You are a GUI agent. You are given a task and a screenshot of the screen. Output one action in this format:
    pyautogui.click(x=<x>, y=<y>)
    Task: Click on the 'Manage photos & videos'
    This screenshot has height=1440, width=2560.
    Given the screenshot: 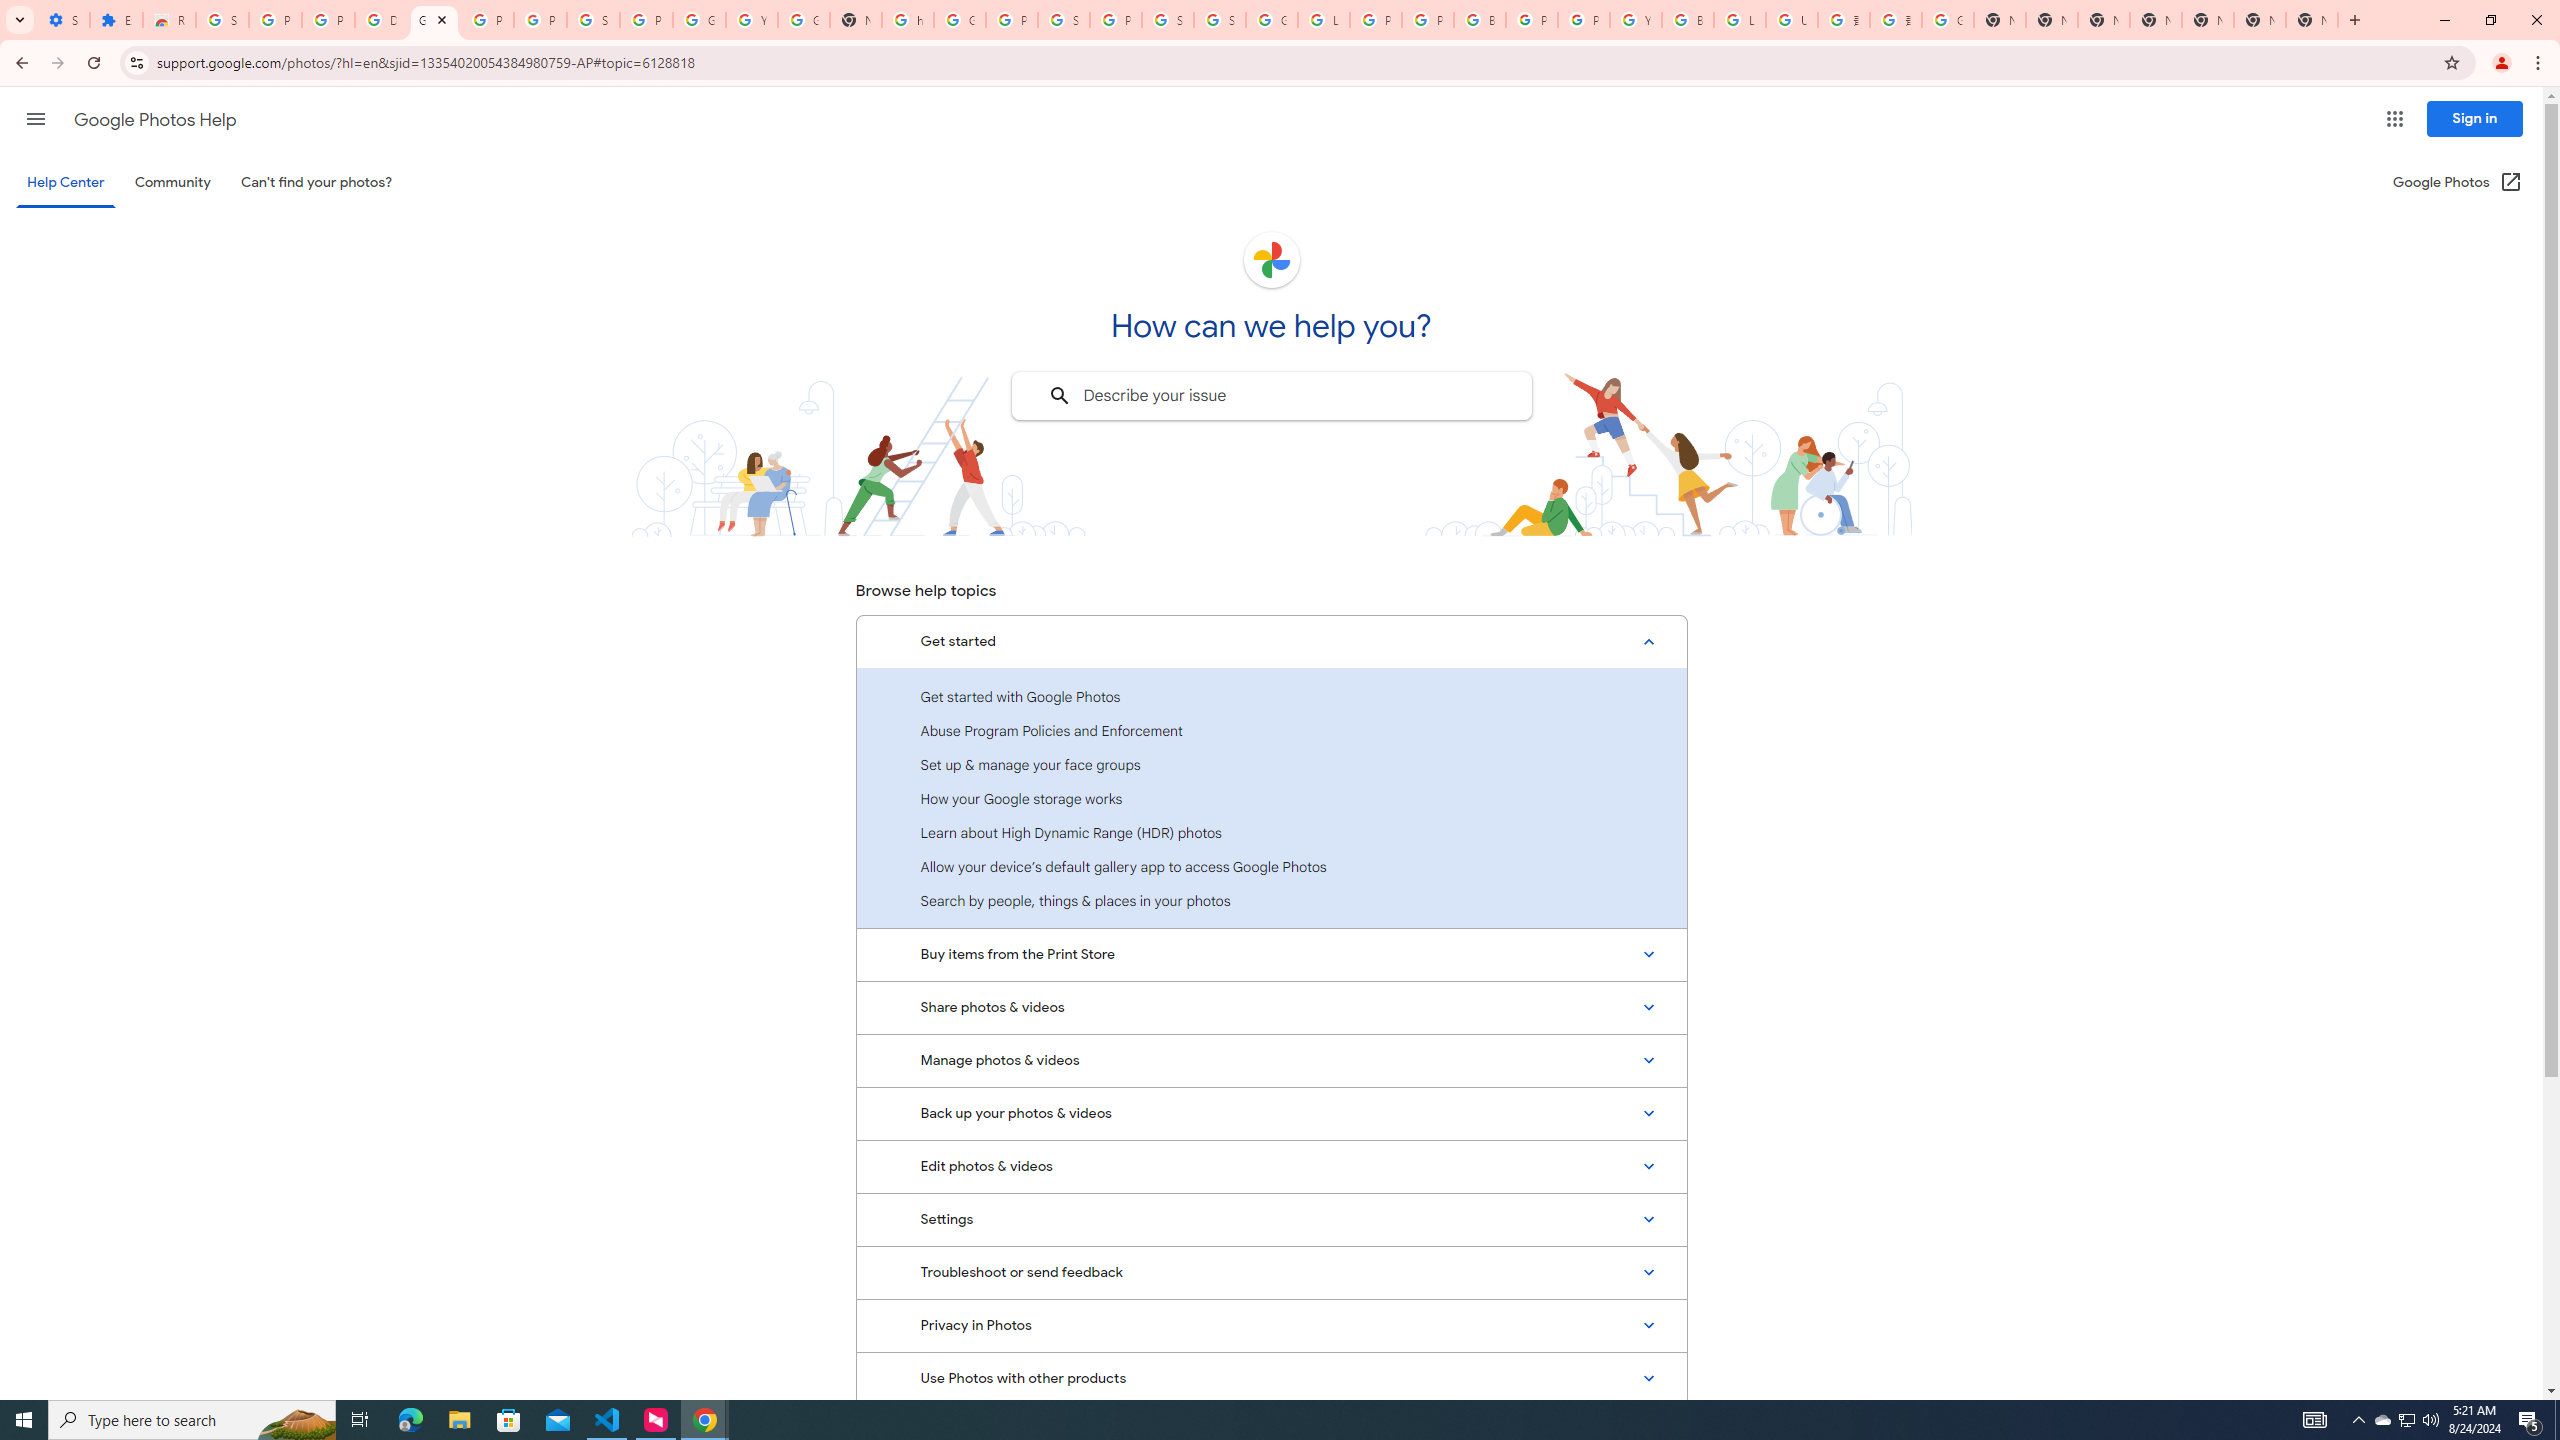 What is the action you would take?
    pyautogui.click(x=1271, y=1060)
    